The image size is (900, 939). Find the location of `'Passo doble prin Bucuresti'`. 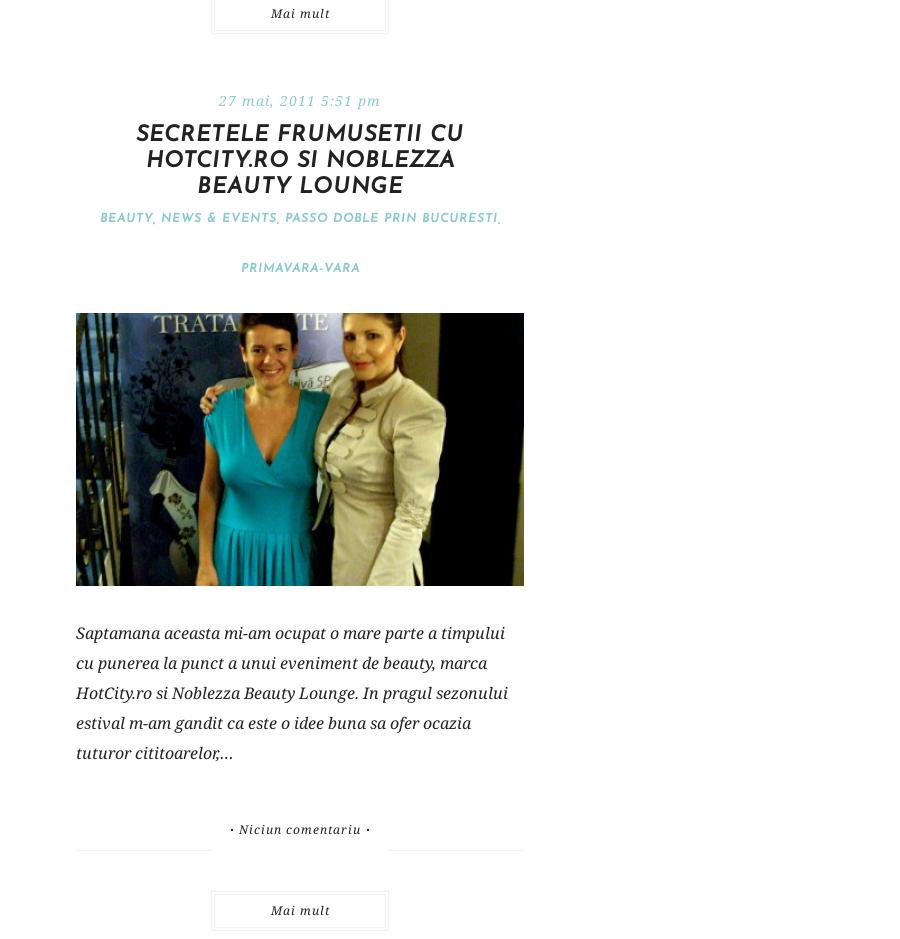

'Passo doble prin Bucuresti' is located at coordinates (283, 218).